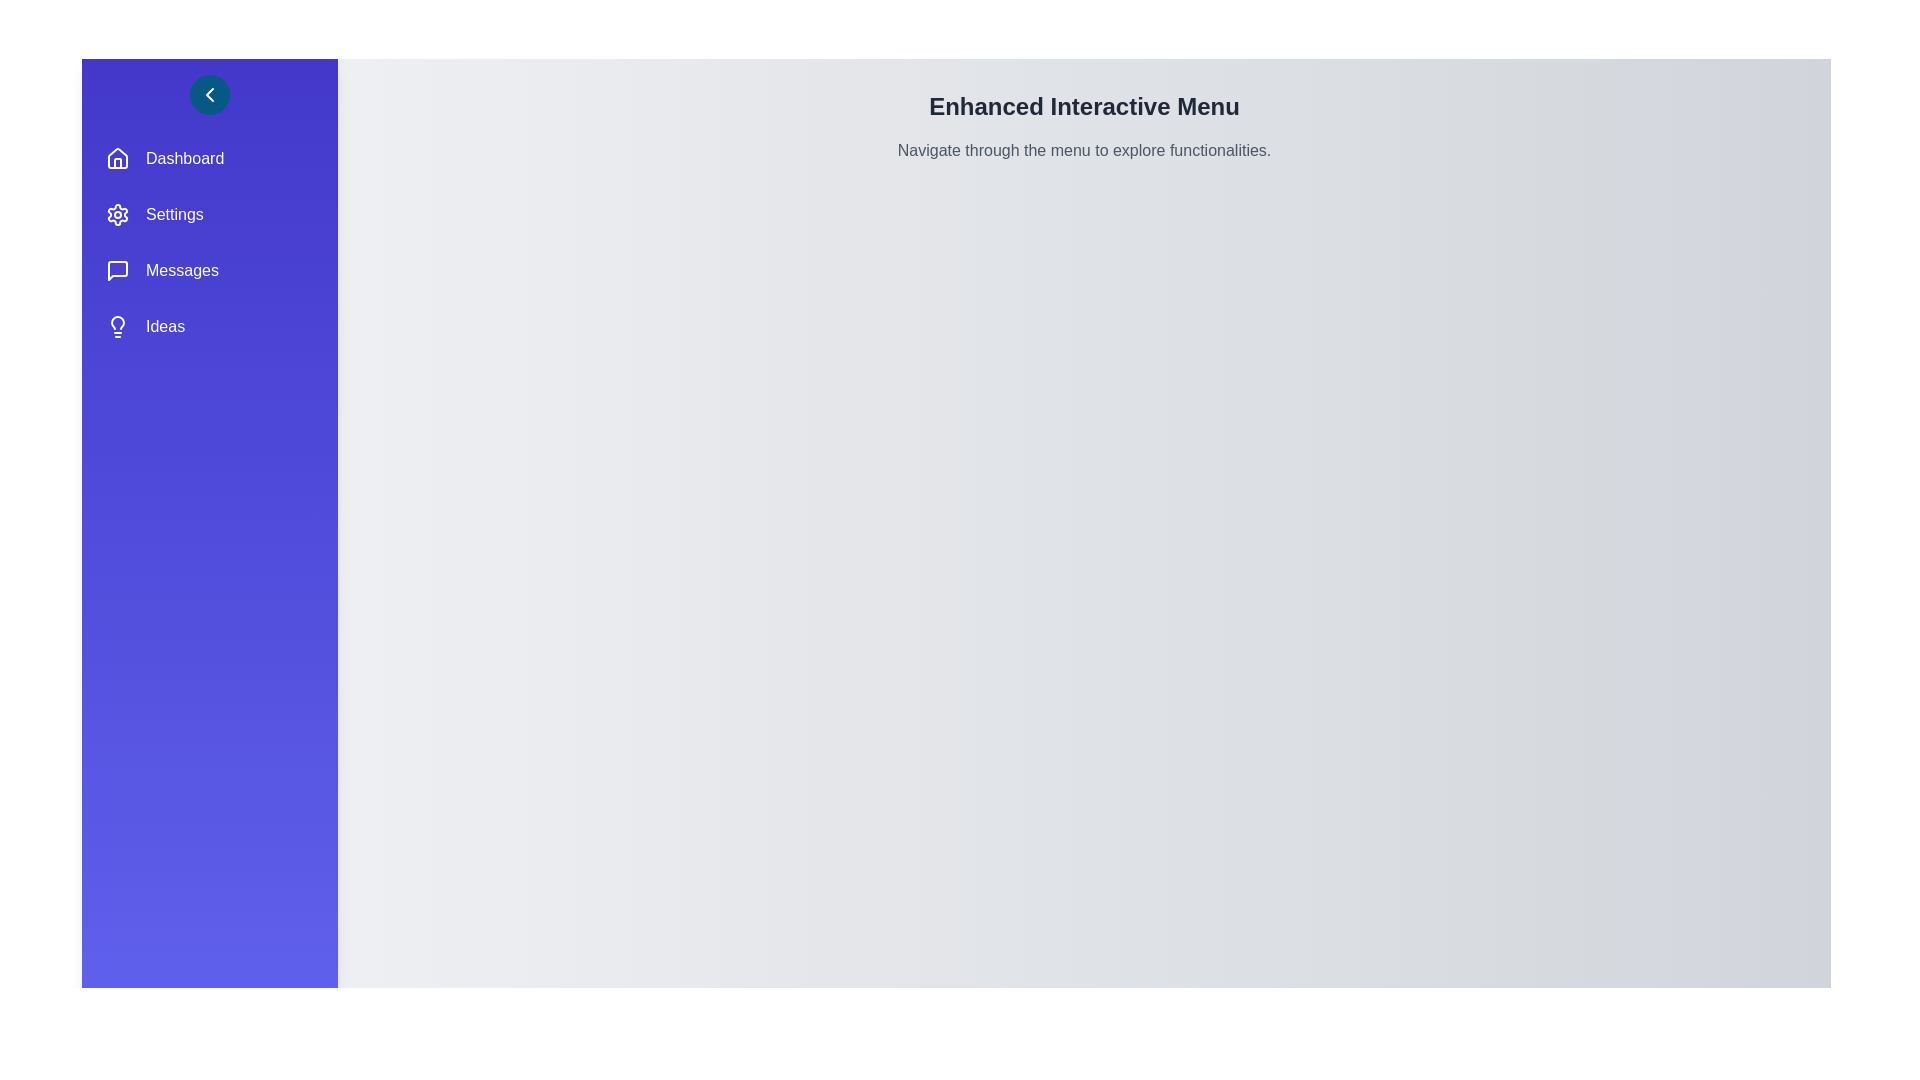 The height and width of the screenshot is (1080, 1920). What do you see at coordinates (210, 157) in the screenshot?
I see `the menu item Dashboard to select it` at bounding box center [210, 157].